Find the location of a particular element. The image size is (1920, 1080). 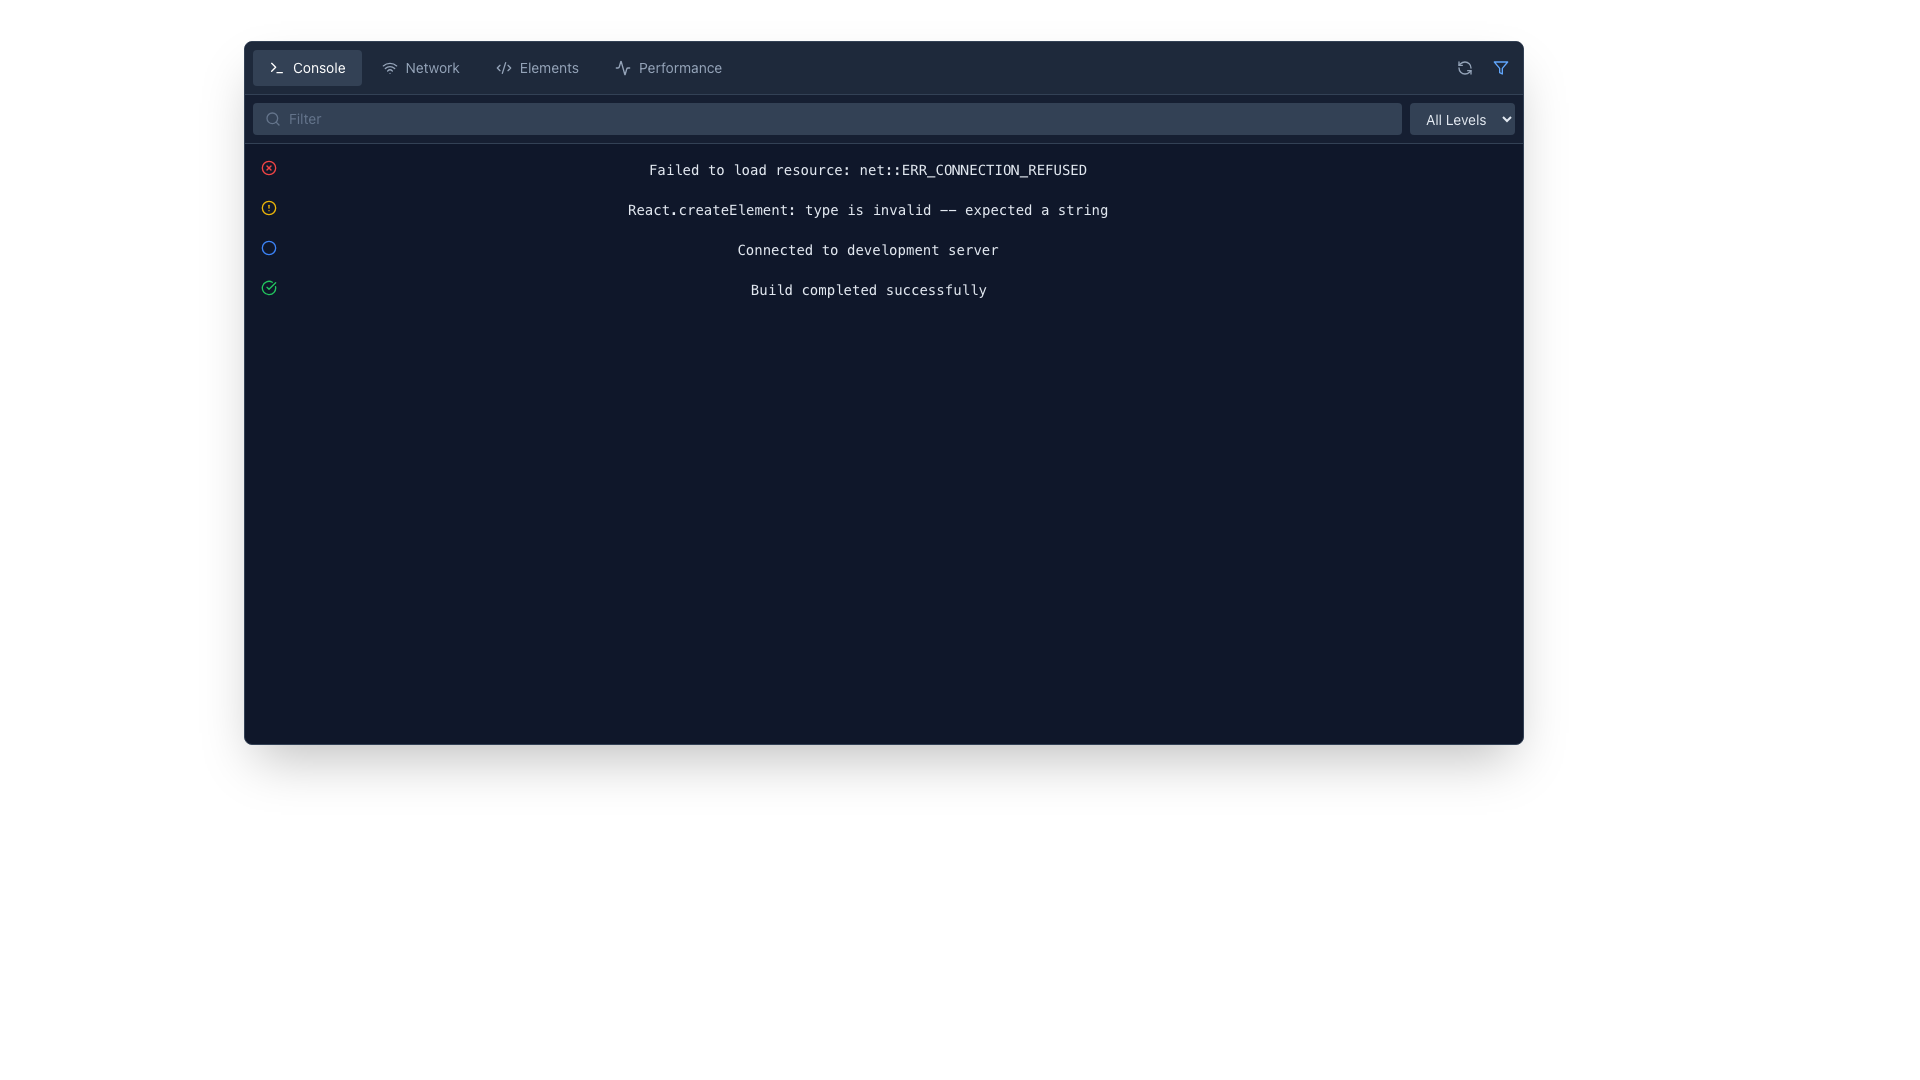

the 'Elements' tab navigation button located in the horizontal navigation bar at the top of the interface is located at coordinates (537, 67).